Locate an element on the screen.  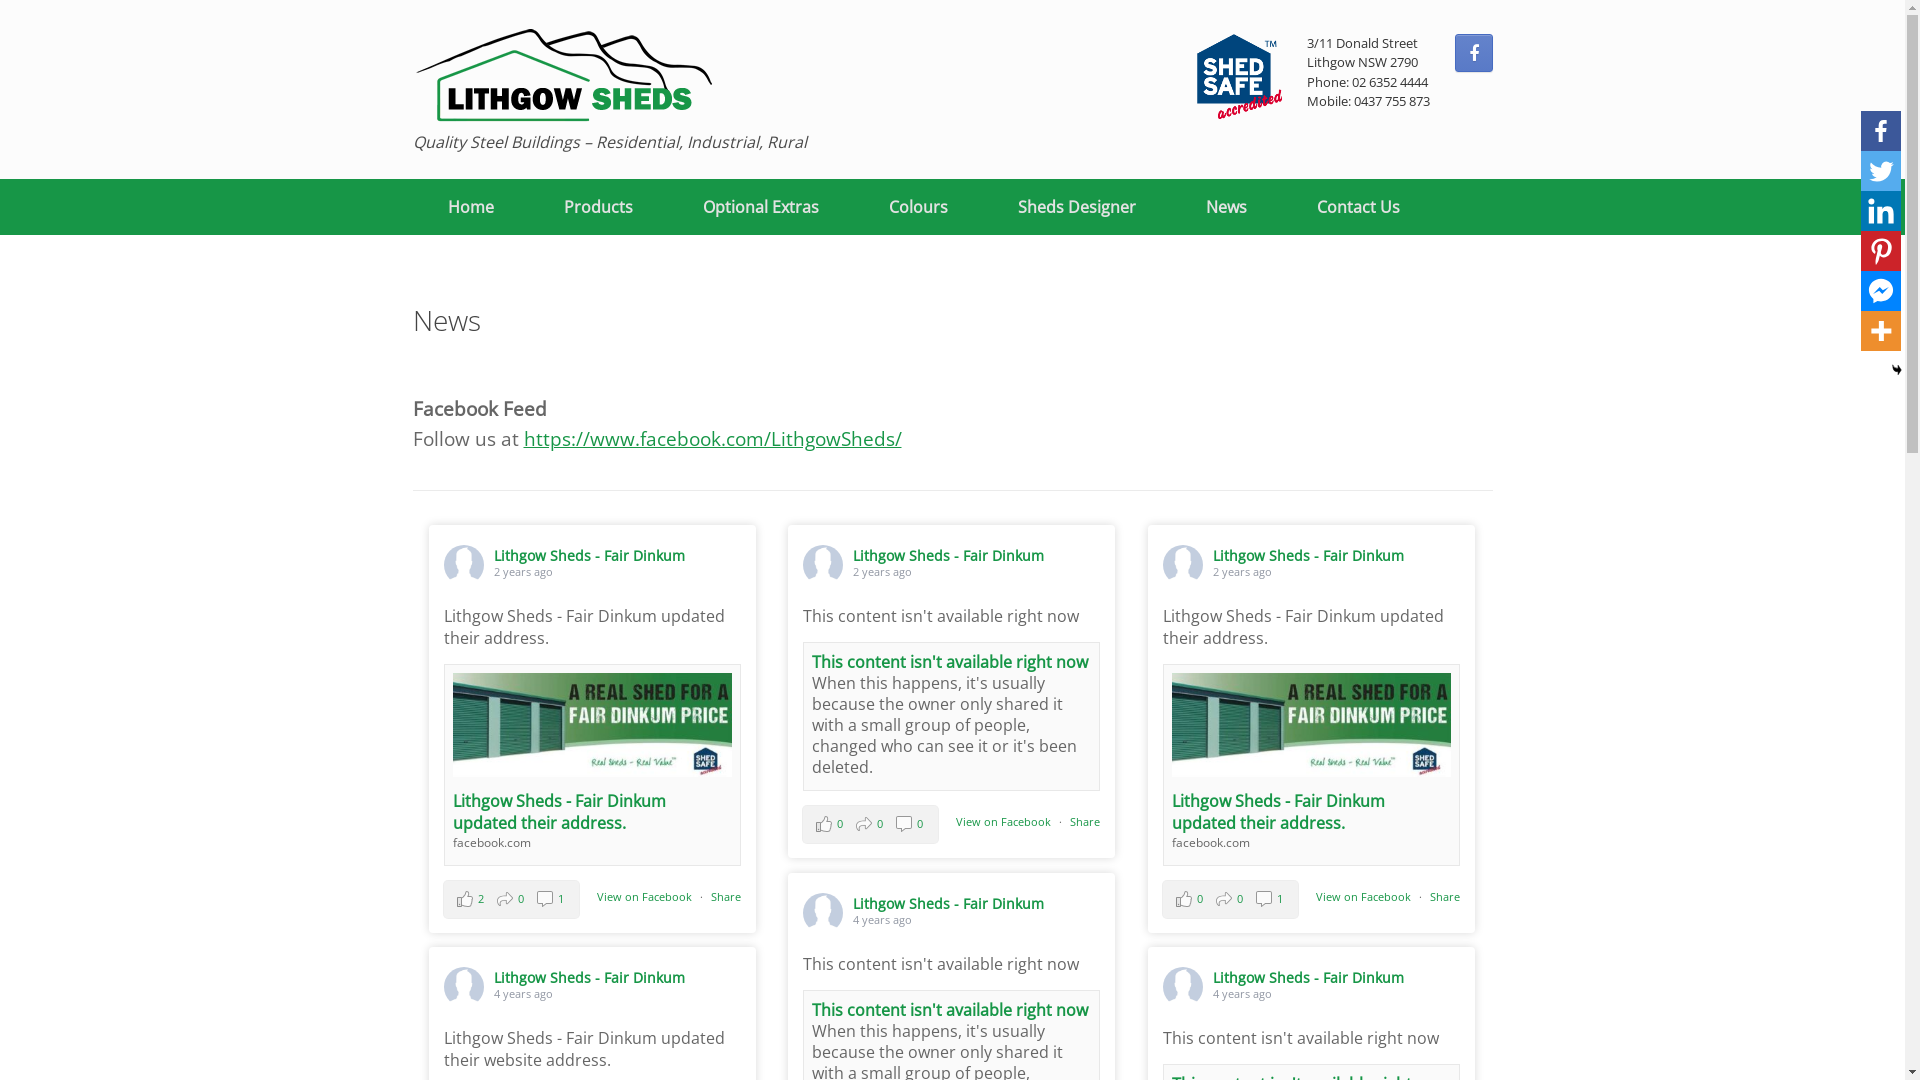
'News' is located at coordinates (1170, 207).